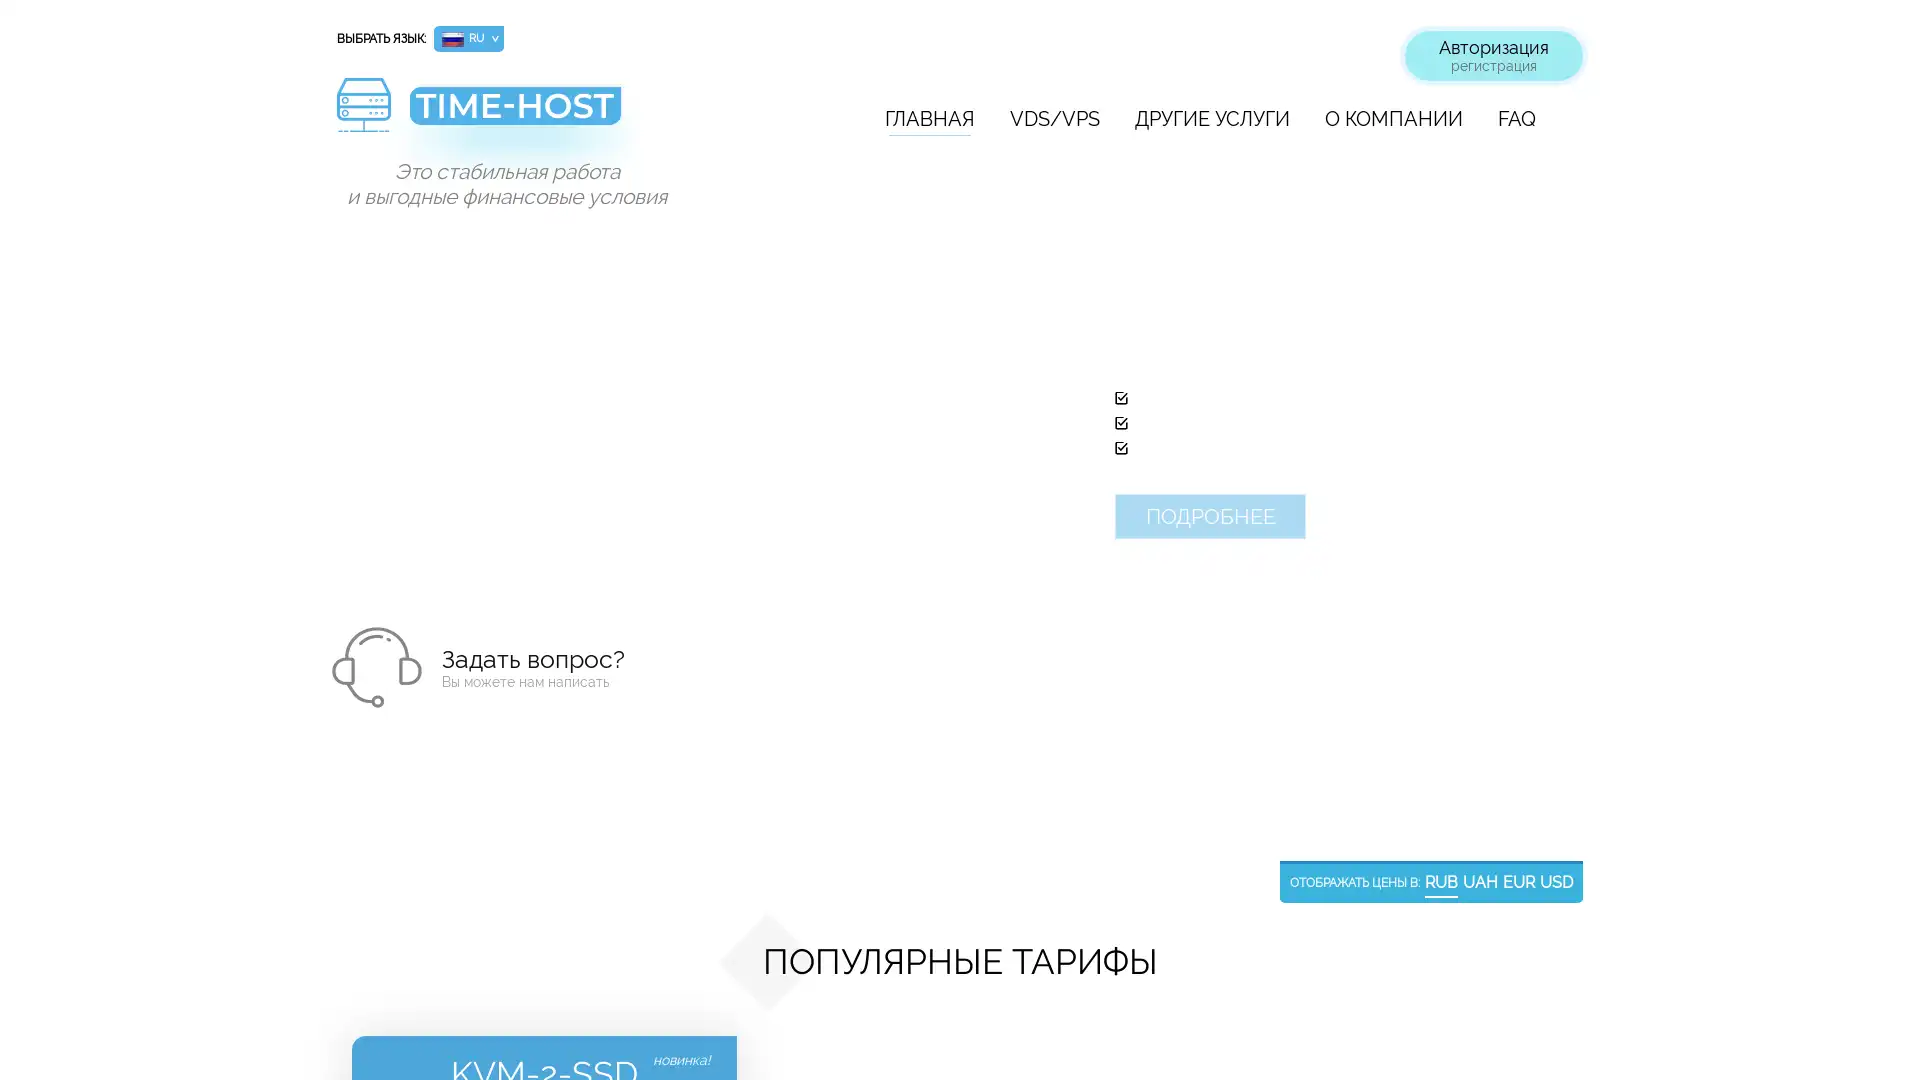  Describe the element at coordinates (1518, 882) in the screenshot. I see `EUR` at that location.